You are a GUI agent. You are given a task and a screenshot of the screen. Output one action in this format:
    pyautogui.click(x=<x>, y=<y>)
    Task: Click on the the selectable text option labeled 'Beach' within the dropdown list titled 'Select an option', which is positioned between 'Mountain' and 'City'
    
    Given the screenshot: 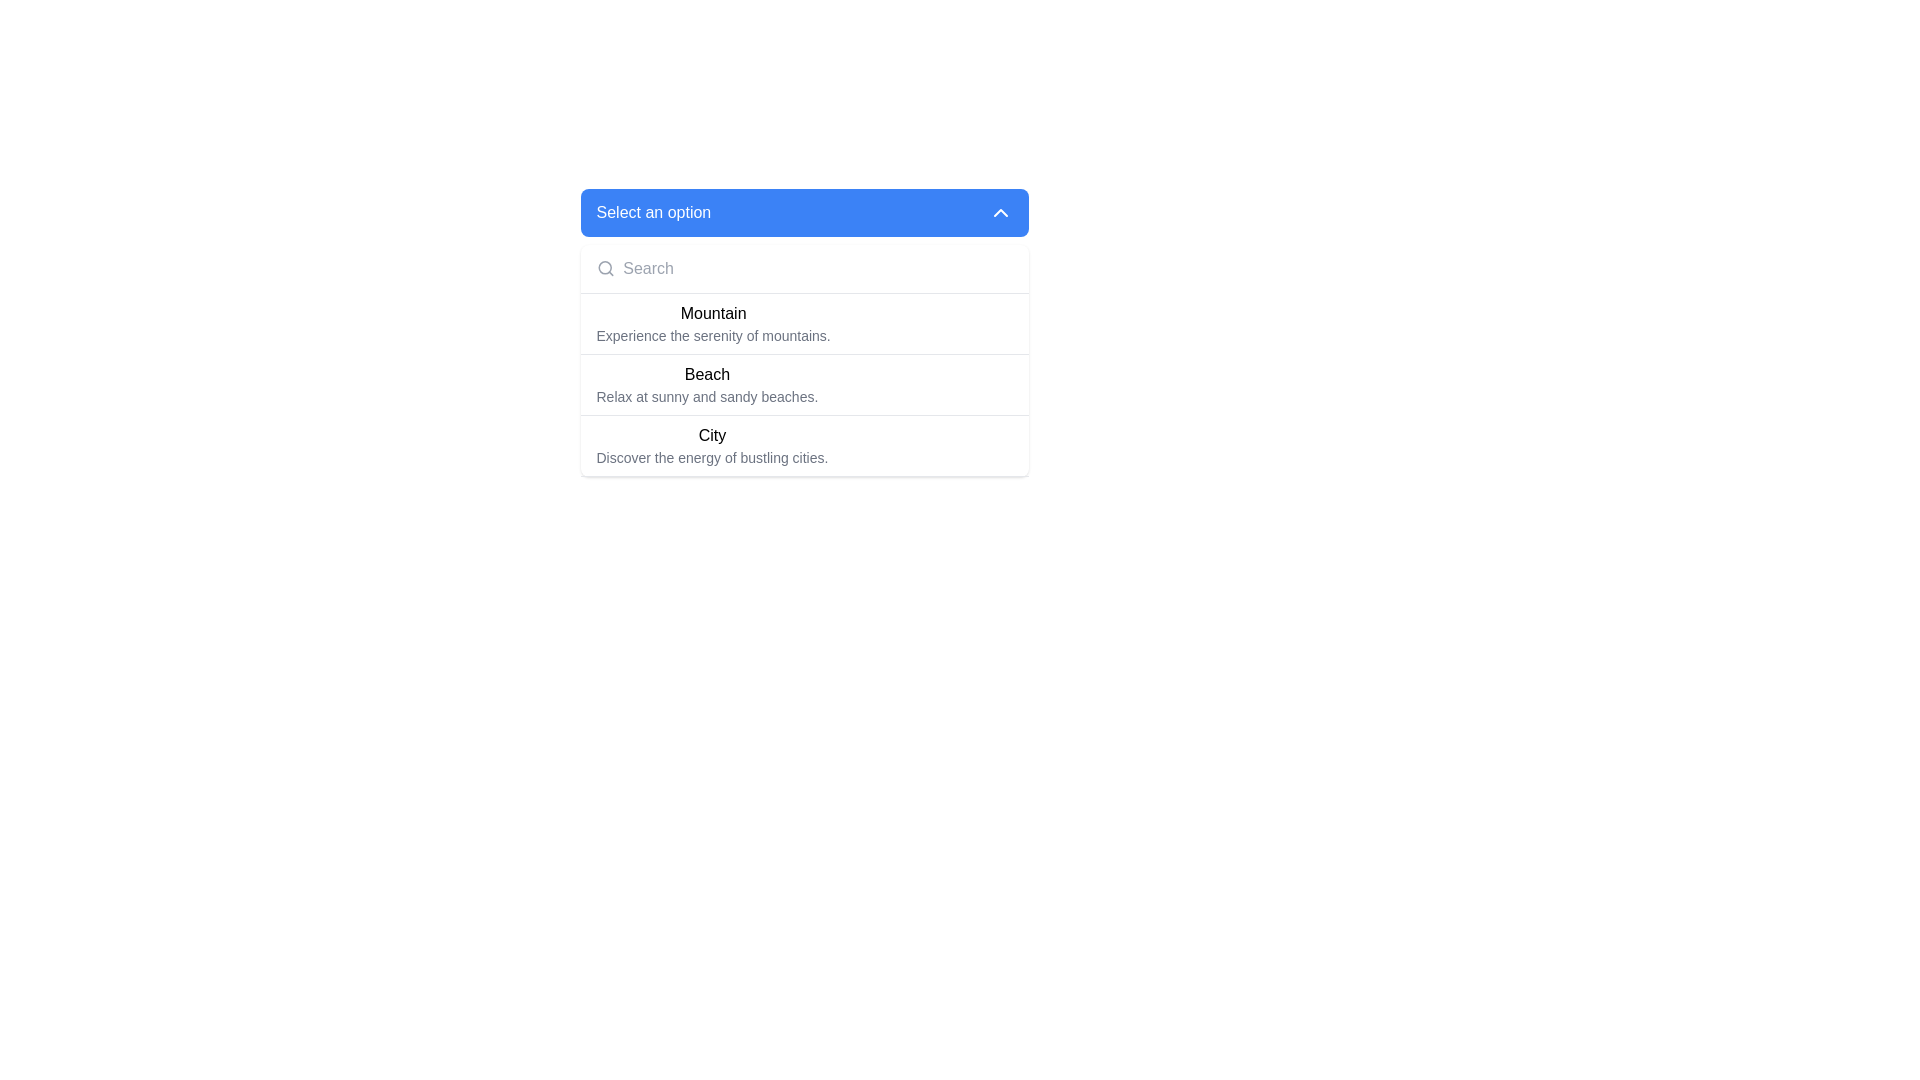 What is the action you would take?
    pyautogui.click(x=707, y=385)
    